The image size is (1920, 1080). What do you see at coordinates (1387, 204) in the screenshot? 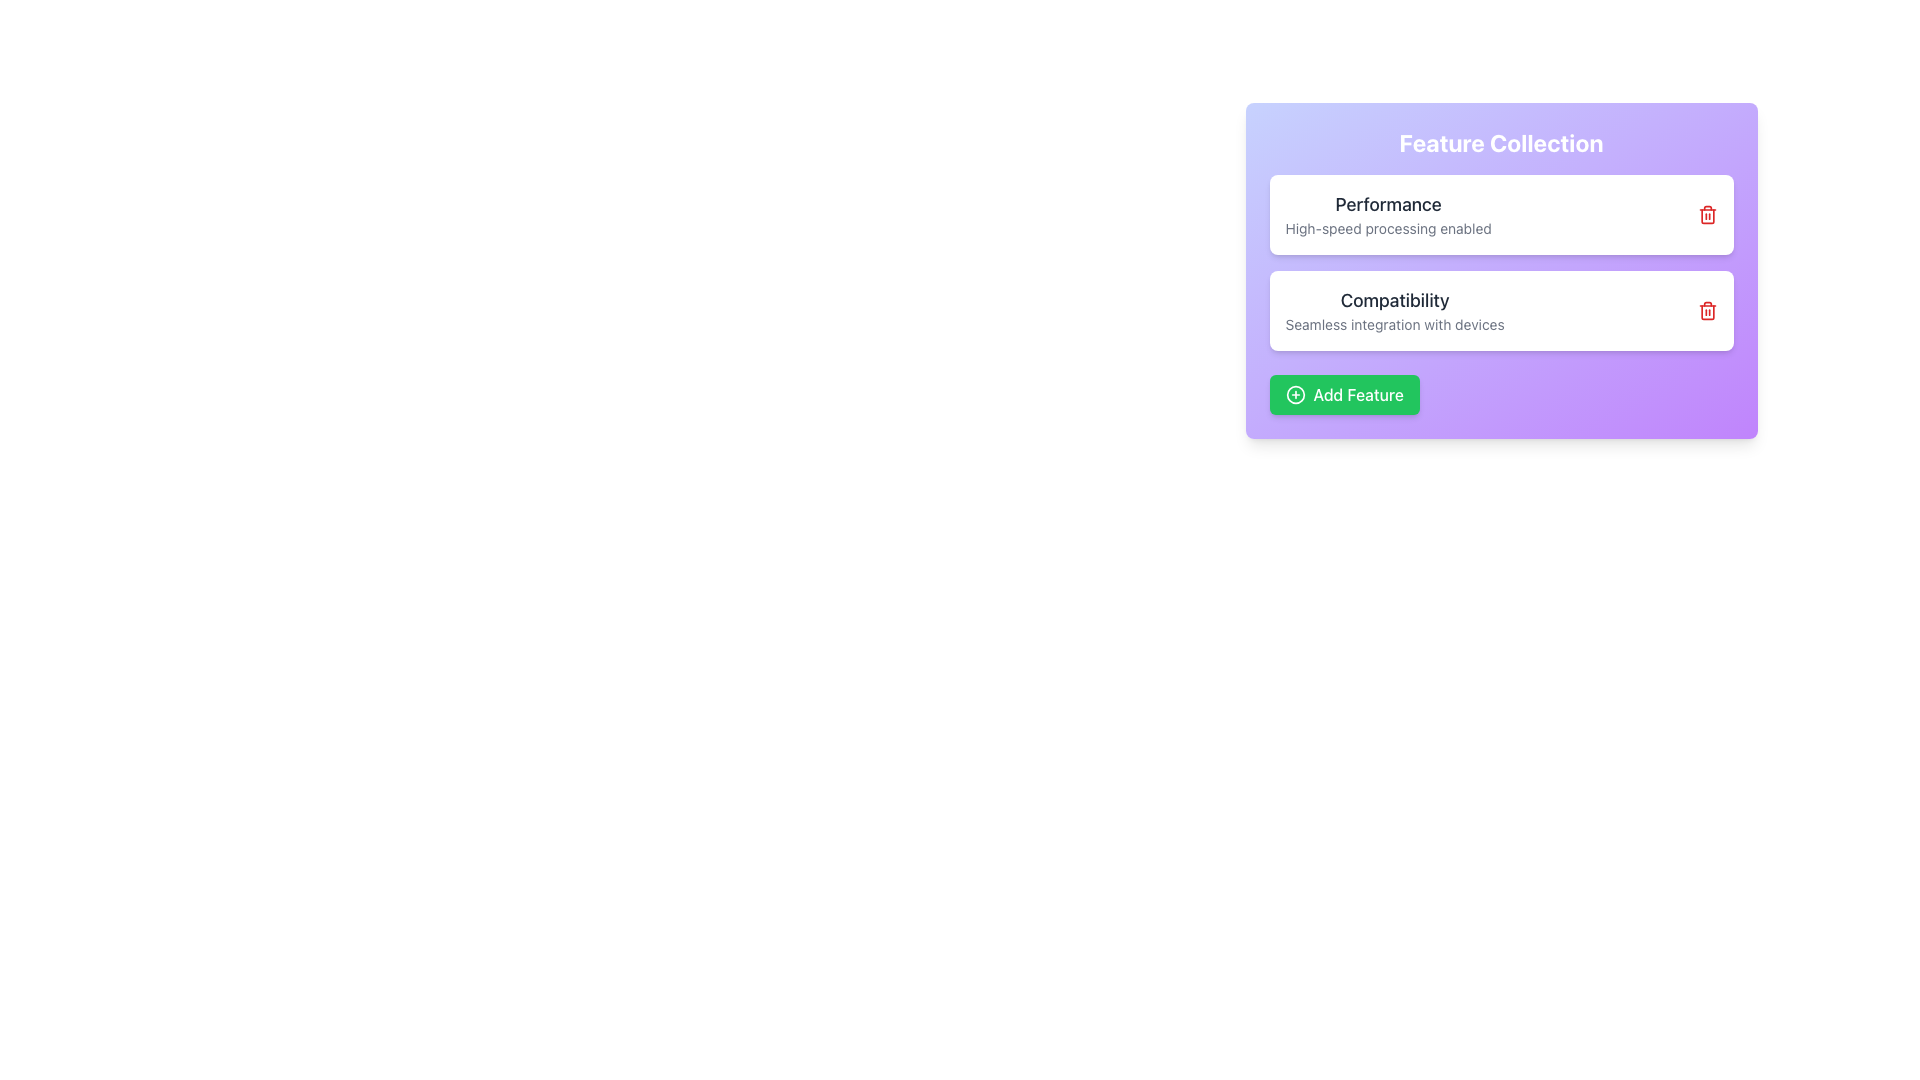
I see `the 'Performance' text label, which is styled with a larger, bold, dark gray font and located at the top of the first feature box in the 'Feature Collection' interface` at bounding box center [1387, 204].